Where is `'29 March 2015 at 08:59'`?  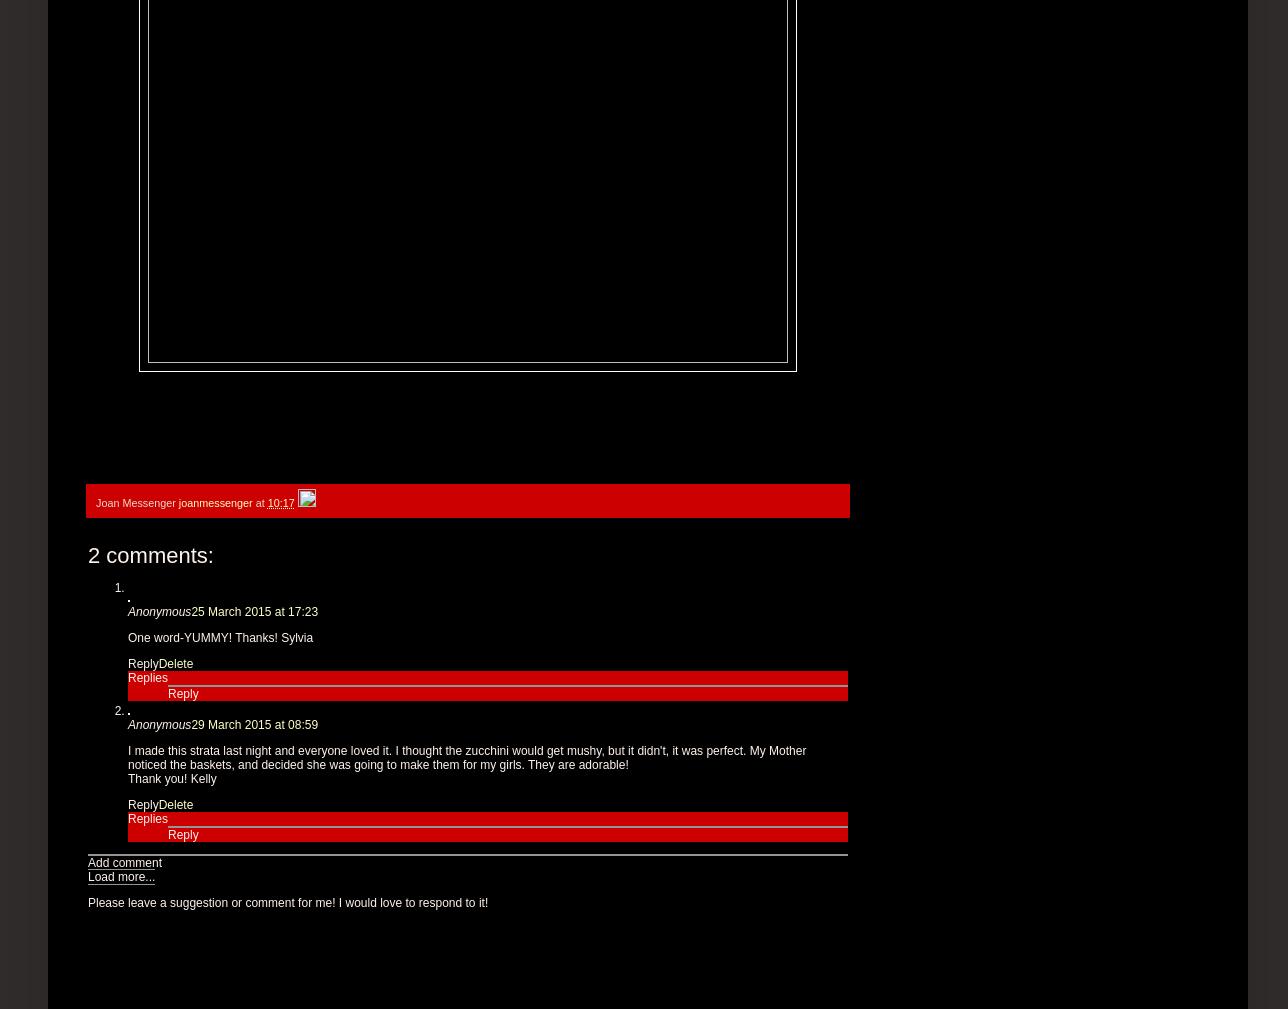
'29 March 2015 at 08:59' is located at coordinates (254, 723).